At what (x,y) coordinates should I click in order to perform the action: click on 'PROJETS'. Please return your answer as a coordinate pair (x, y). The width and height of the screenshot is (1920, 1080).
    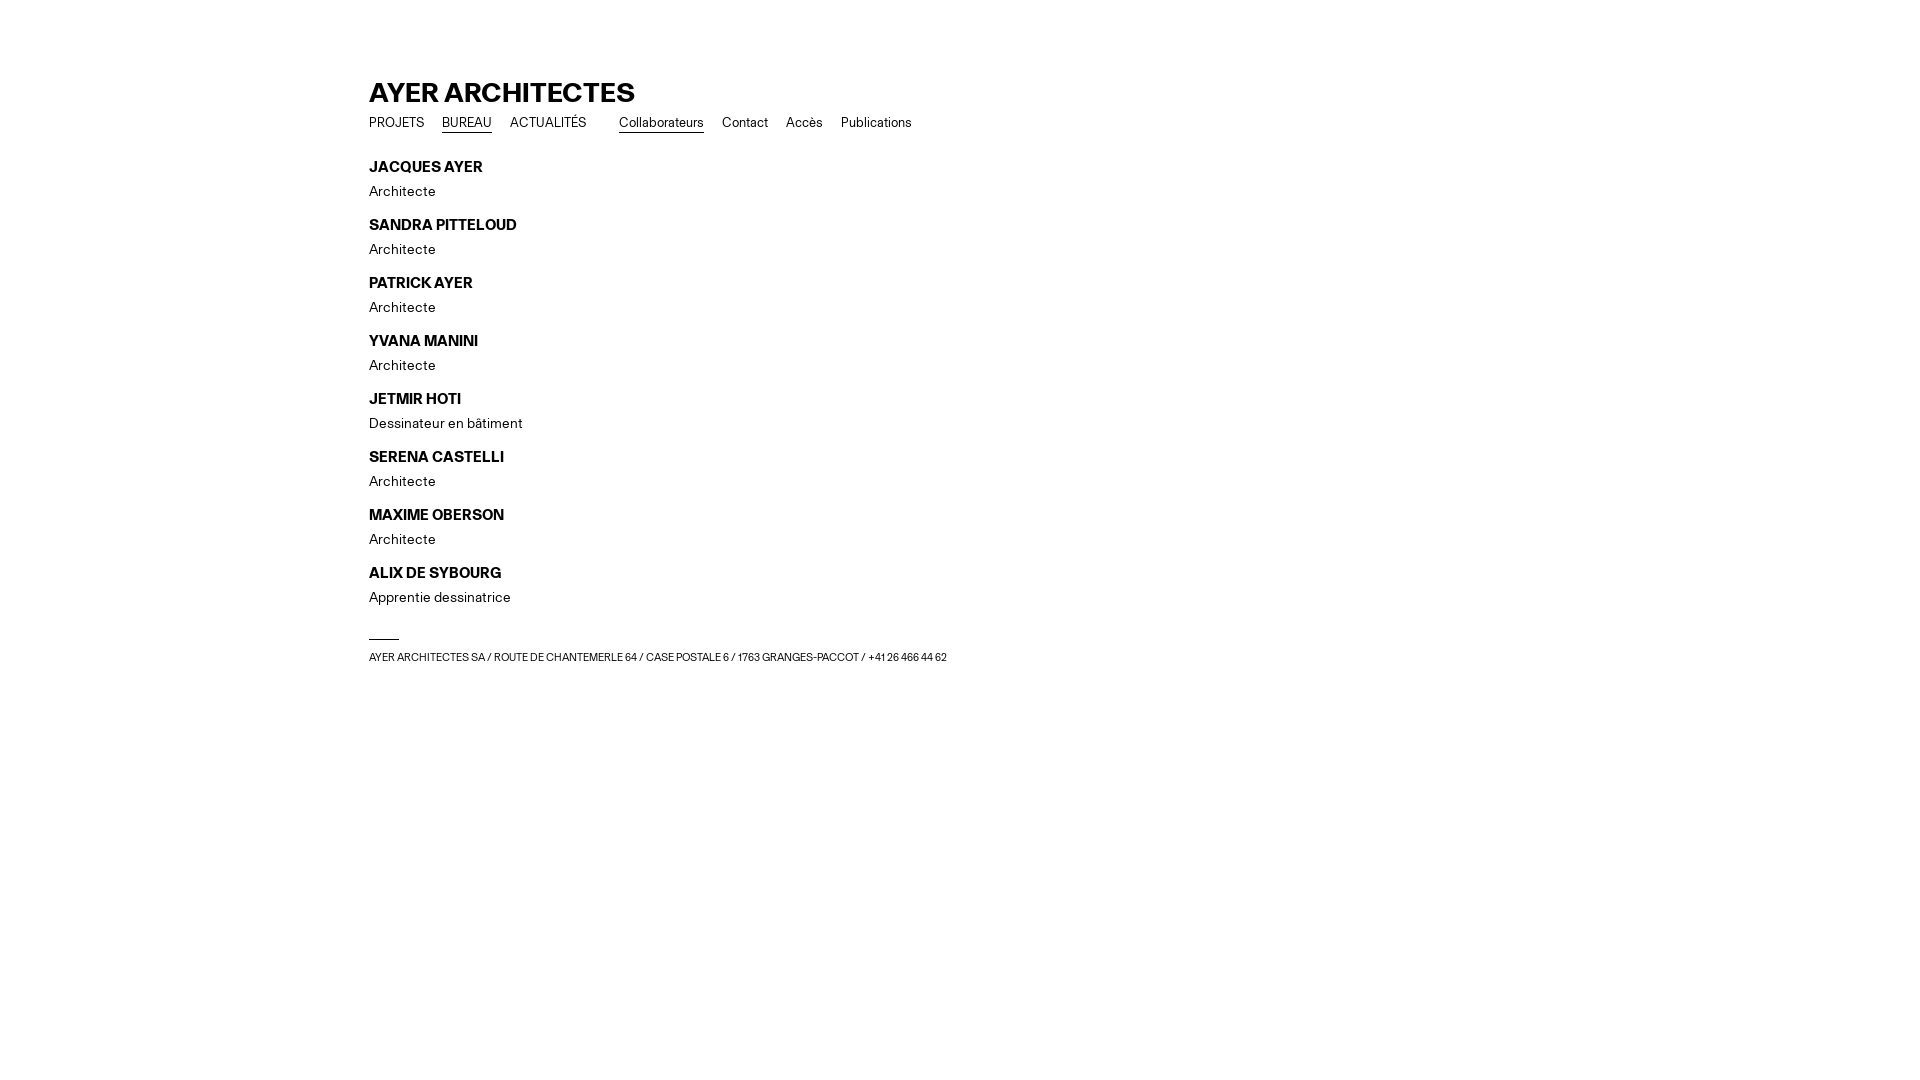
    Looking at the image, I should click on (396, 122).